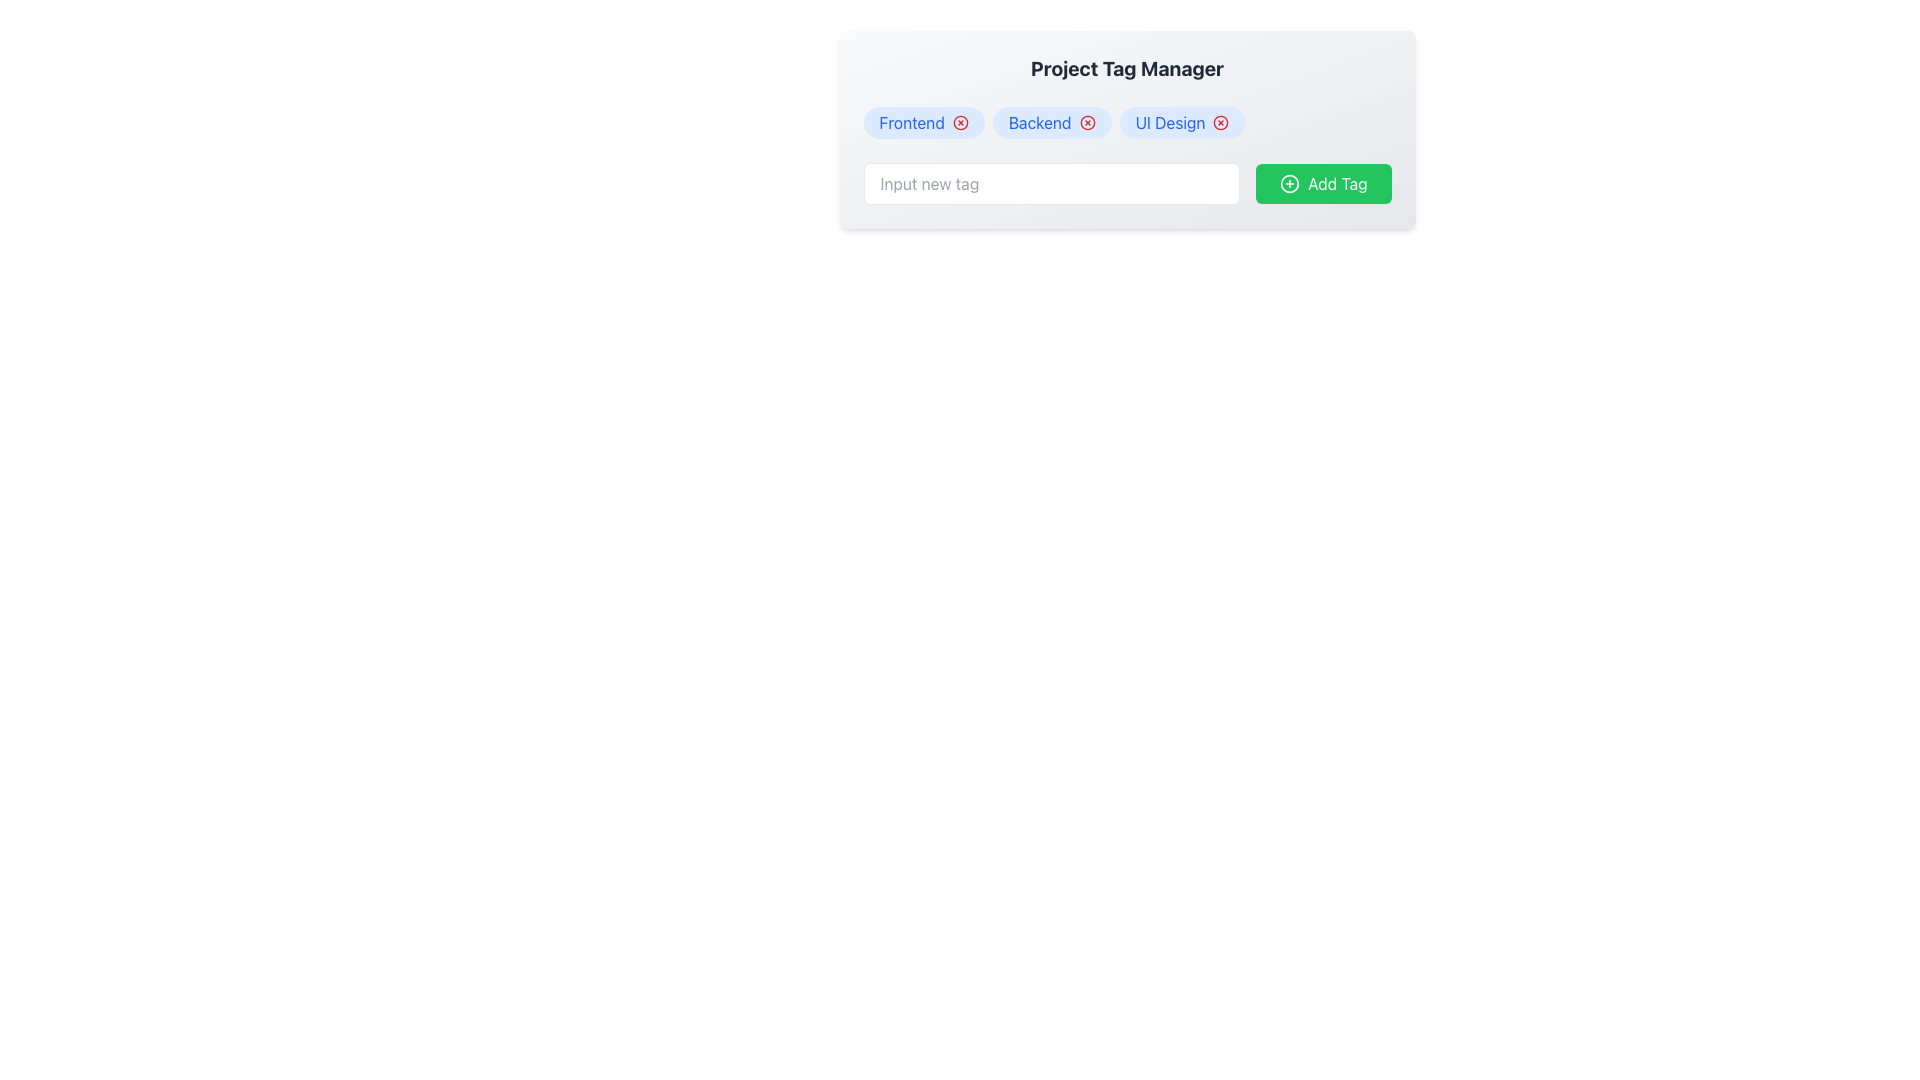 The height and width of the screenshot is (1080, 1920). What do you see at coordinates (911, 123) in the screenshot?
I see `the 'Frontend' text label element, which is the first tag under the heading 'Project Tag Manager' and styled in blue on a light blue background` at bounding box center [911, 123].